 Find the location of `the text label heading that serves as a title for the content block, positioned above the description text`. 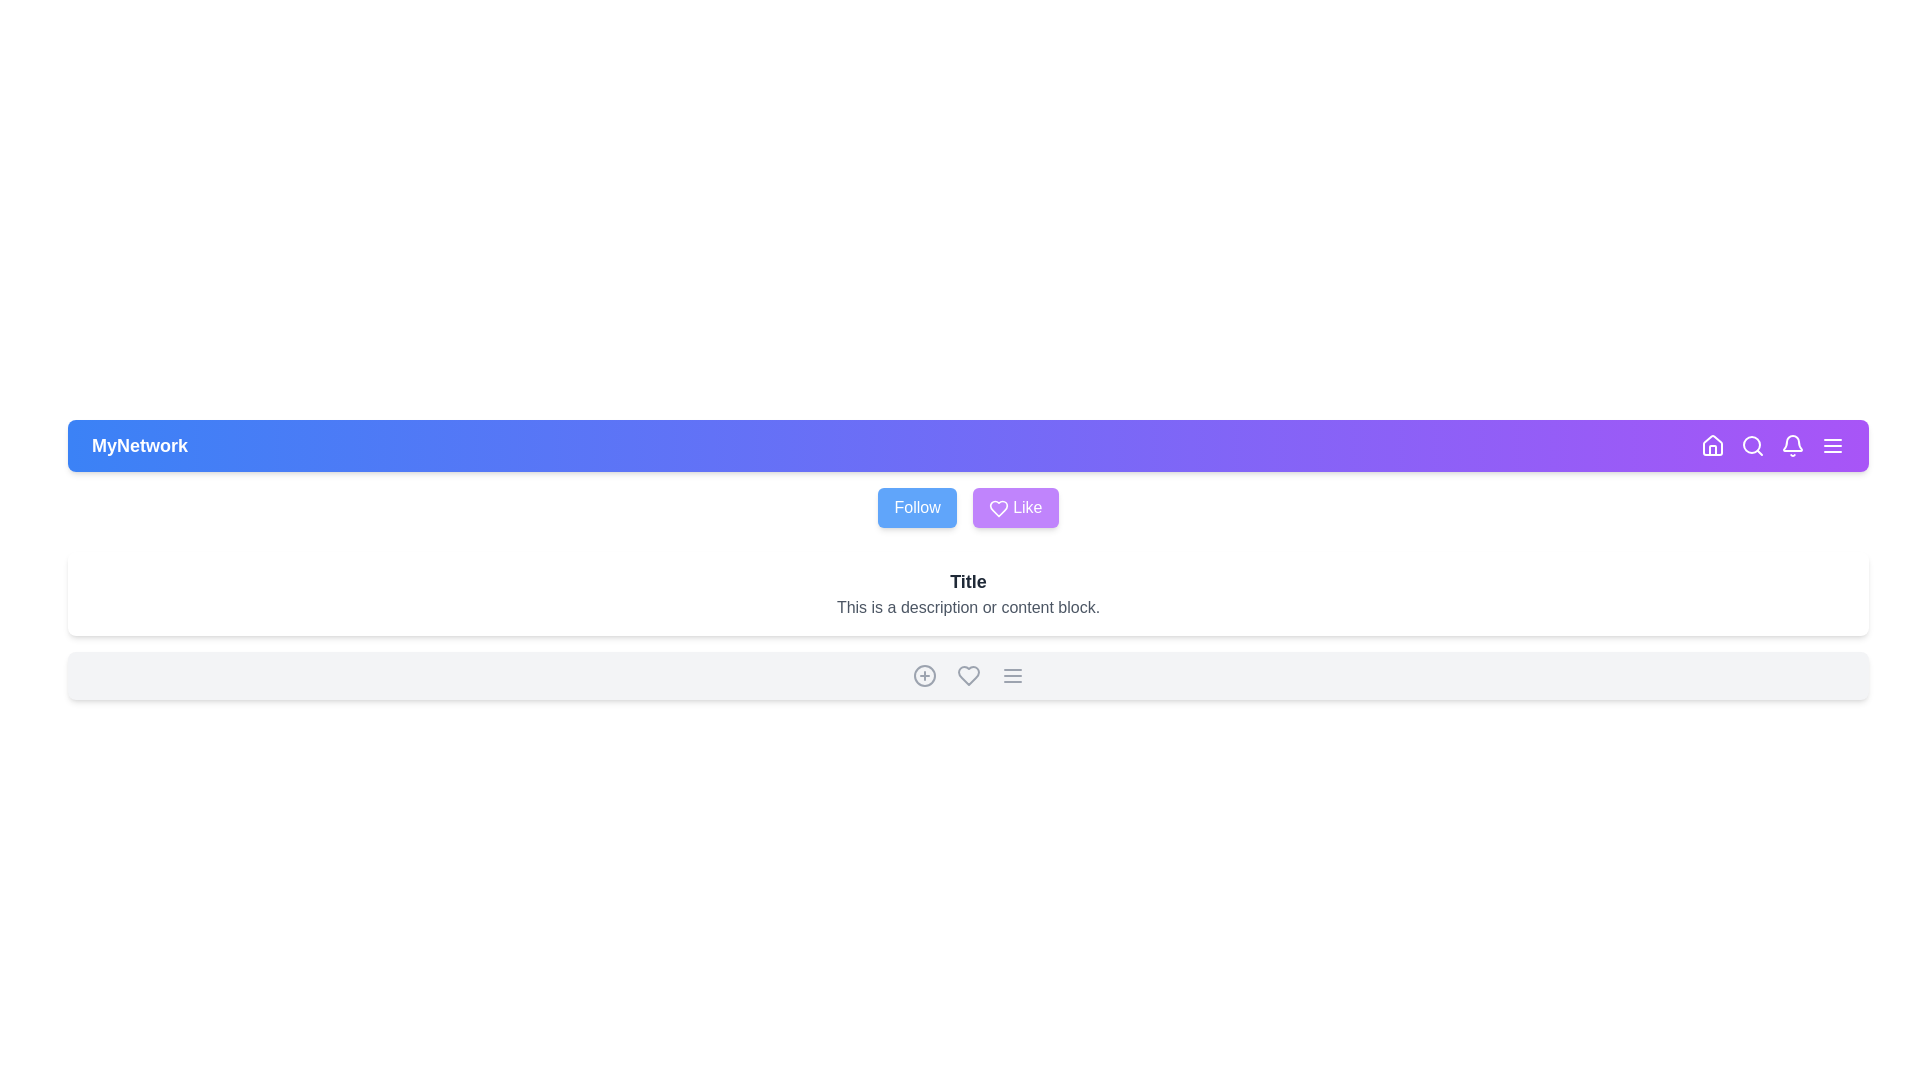

the text label heading that serves as a title for the content block, positioned above the description text is located at coordinates (968, 582).